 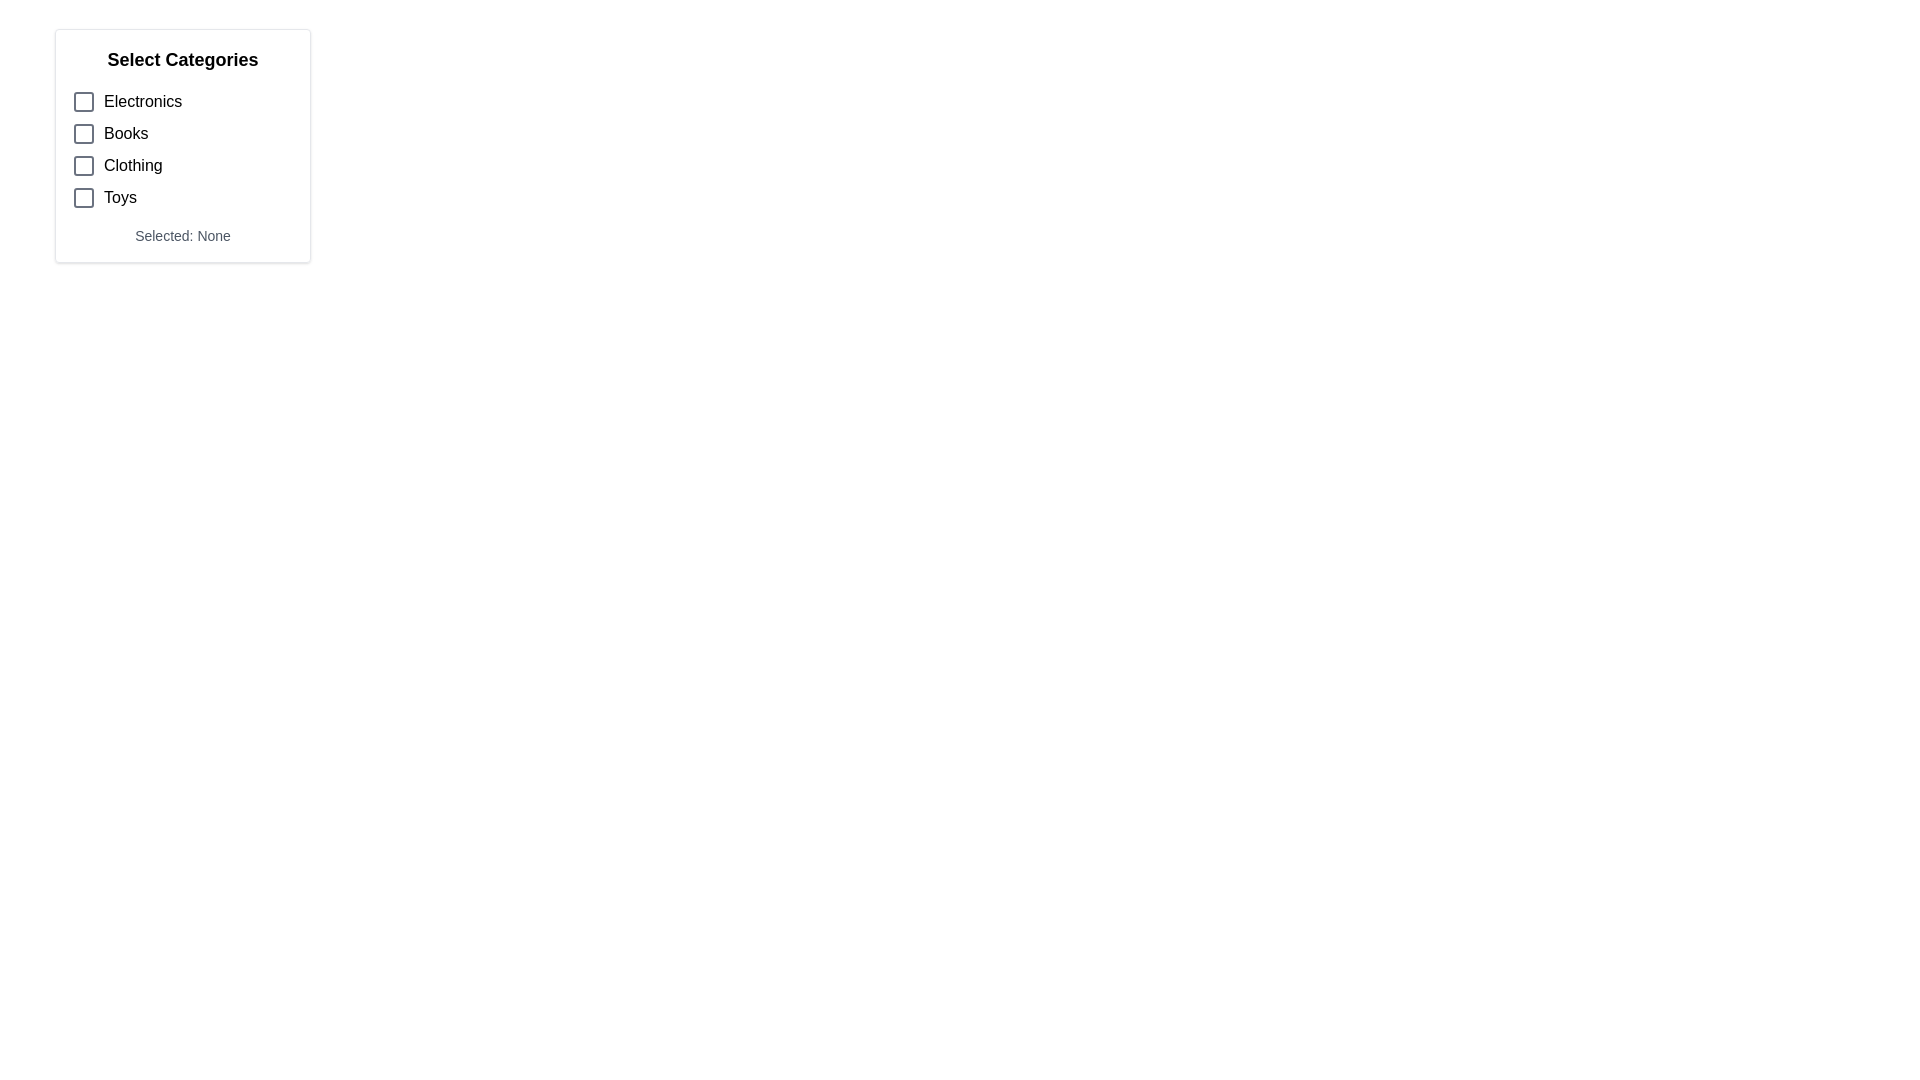 What do you see at coordinates (82, 101) in the screenshot?
I see `the checkbox located next` at bounding box center [82, 101].